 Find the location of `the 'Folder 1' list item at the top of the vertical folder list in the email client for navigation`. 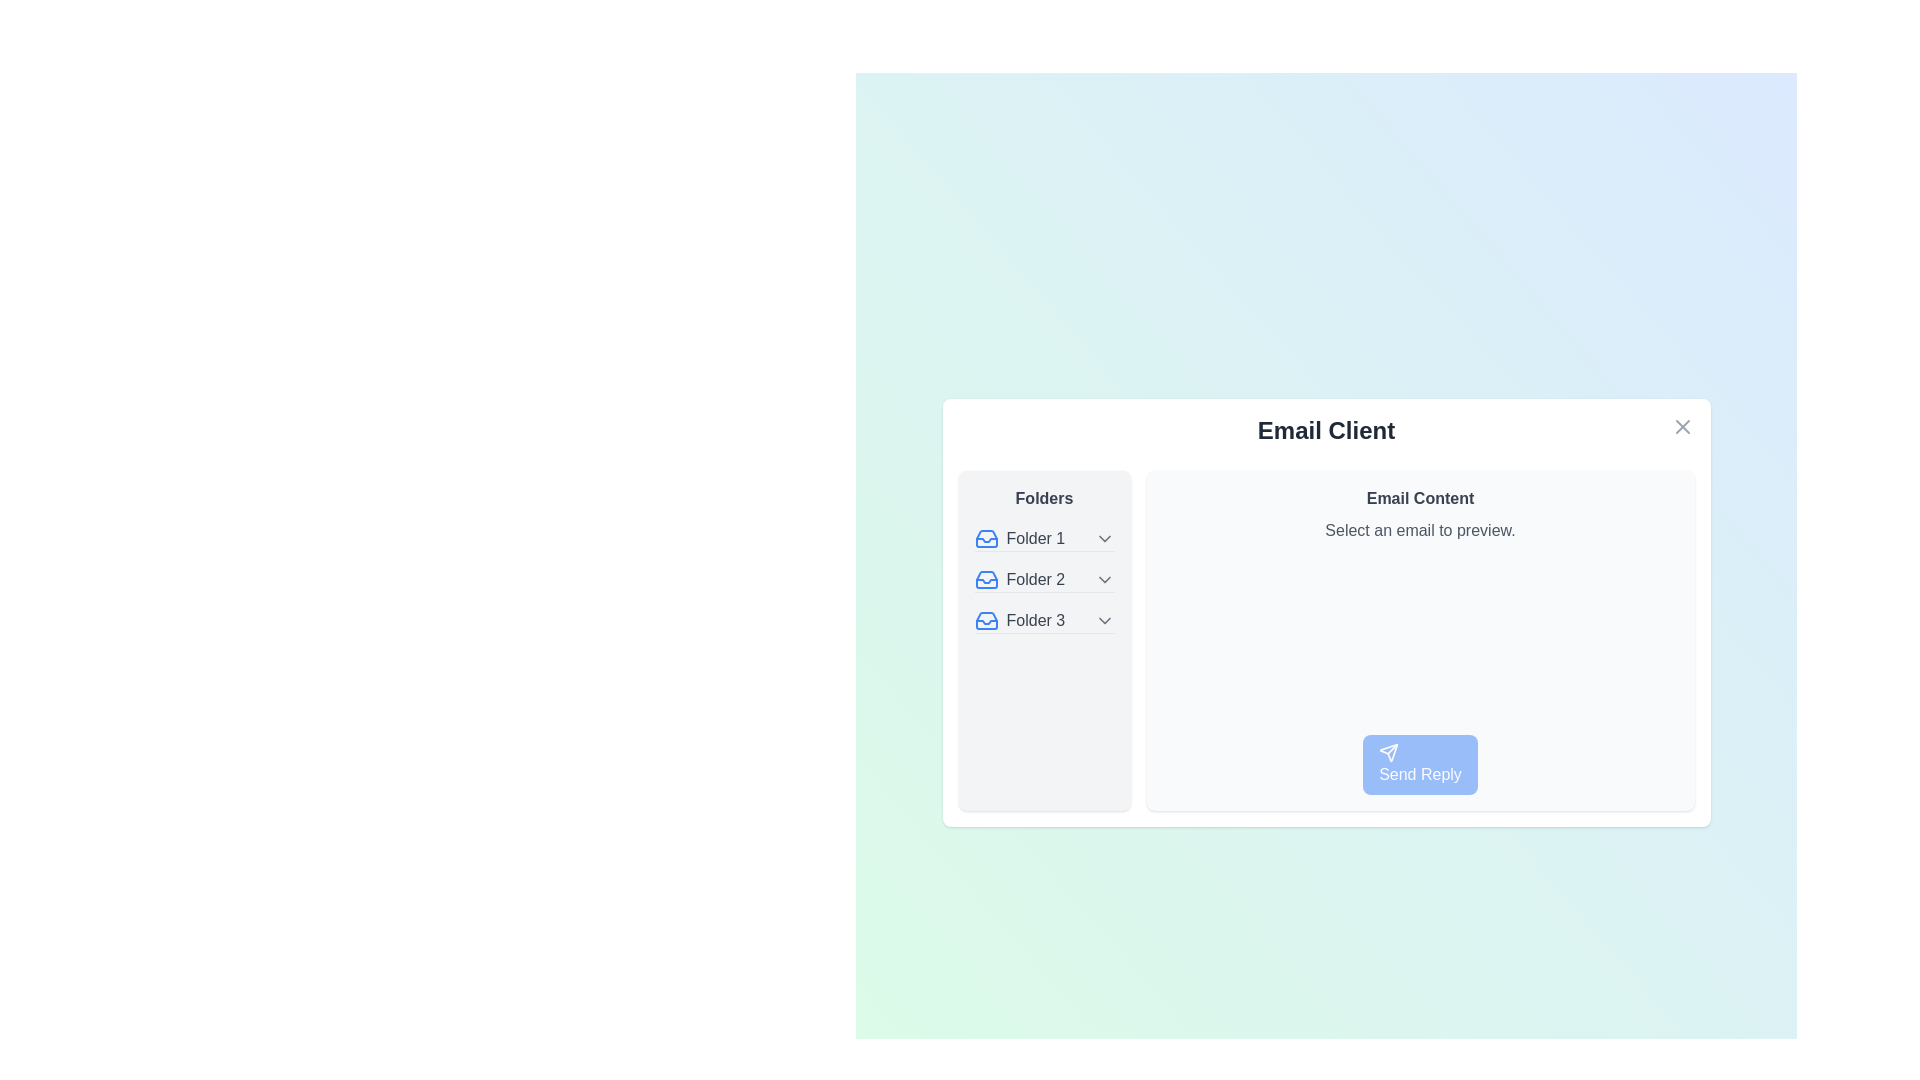

the 'Folder 1' list item at the top of the vertical folder list in the email client for navigation is located at coordinates (1019, 538).